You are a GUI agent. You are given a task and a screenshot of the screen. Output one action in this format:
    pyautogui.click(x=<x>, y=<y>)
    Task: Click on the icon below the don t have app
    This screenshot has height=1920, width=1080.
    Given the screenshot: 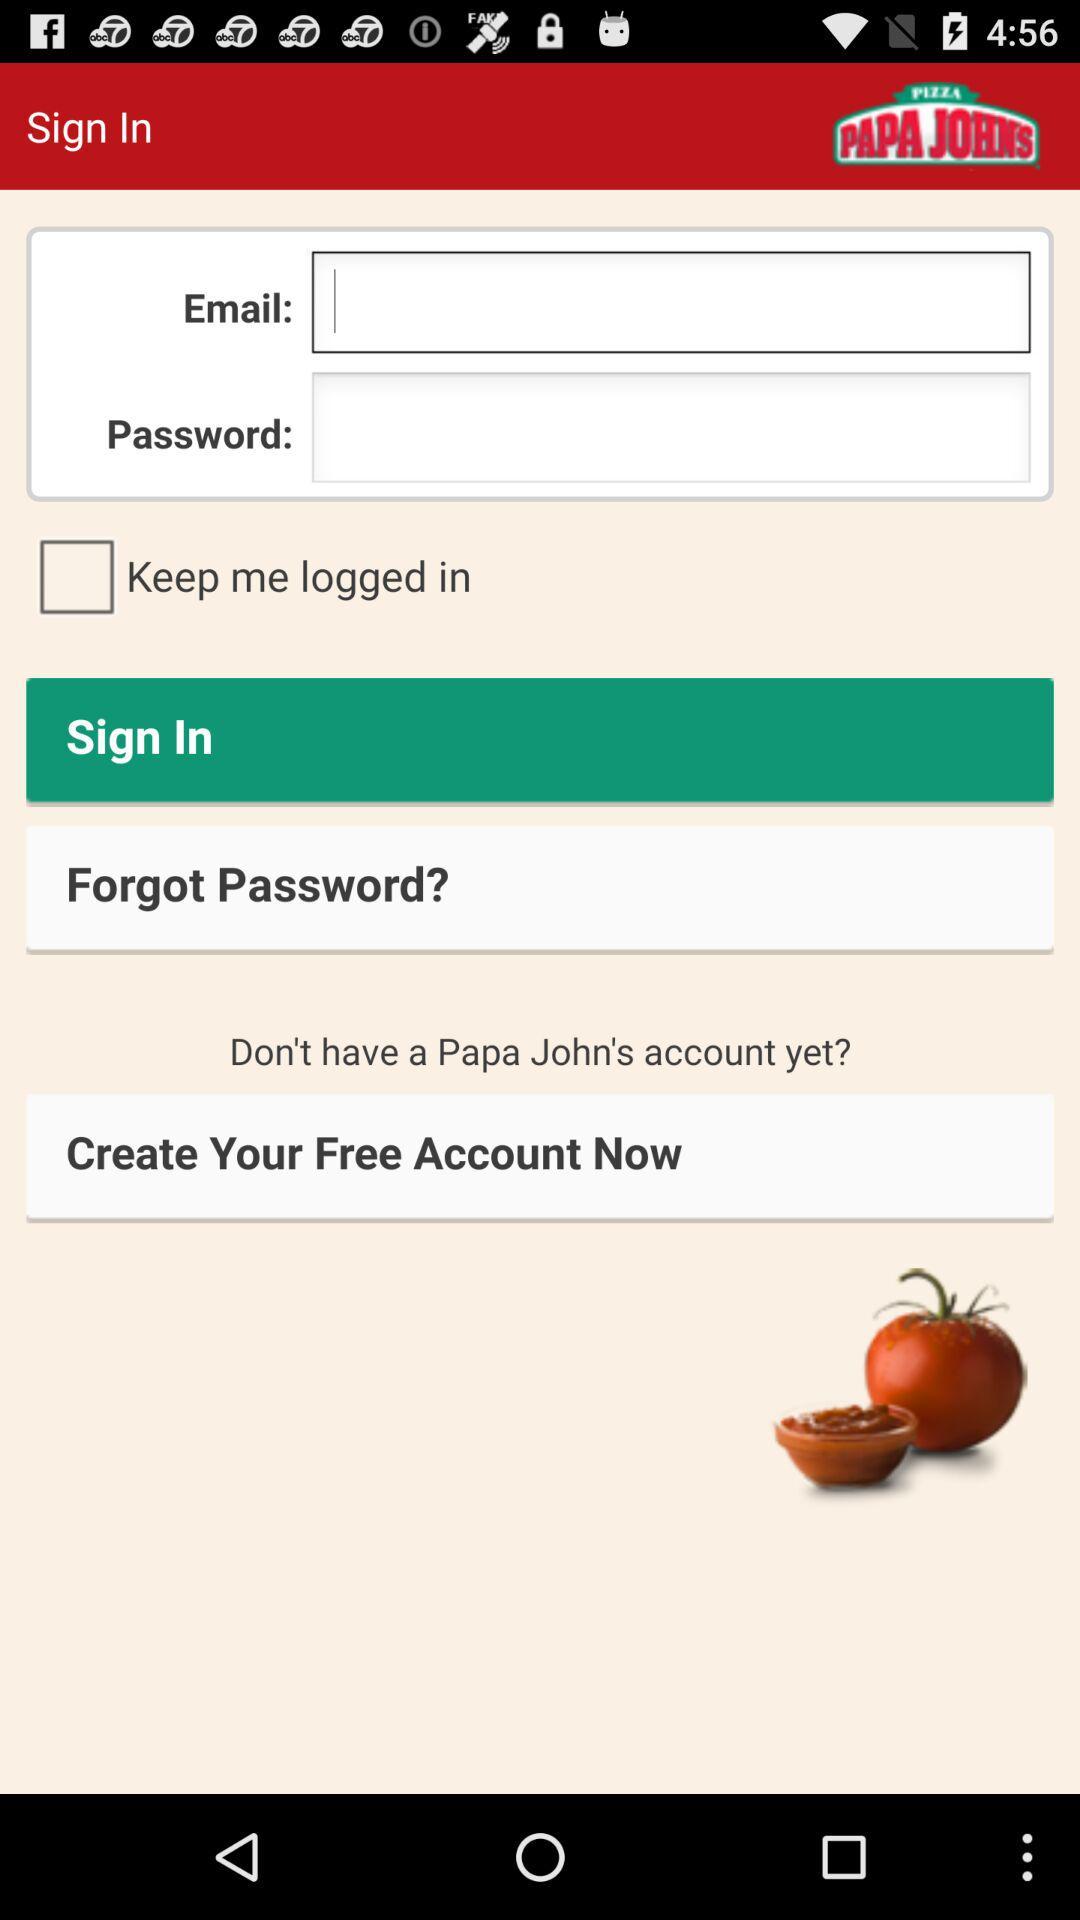 What is the action you would take?
    pyautogui.click(x=540, y=1158)
    